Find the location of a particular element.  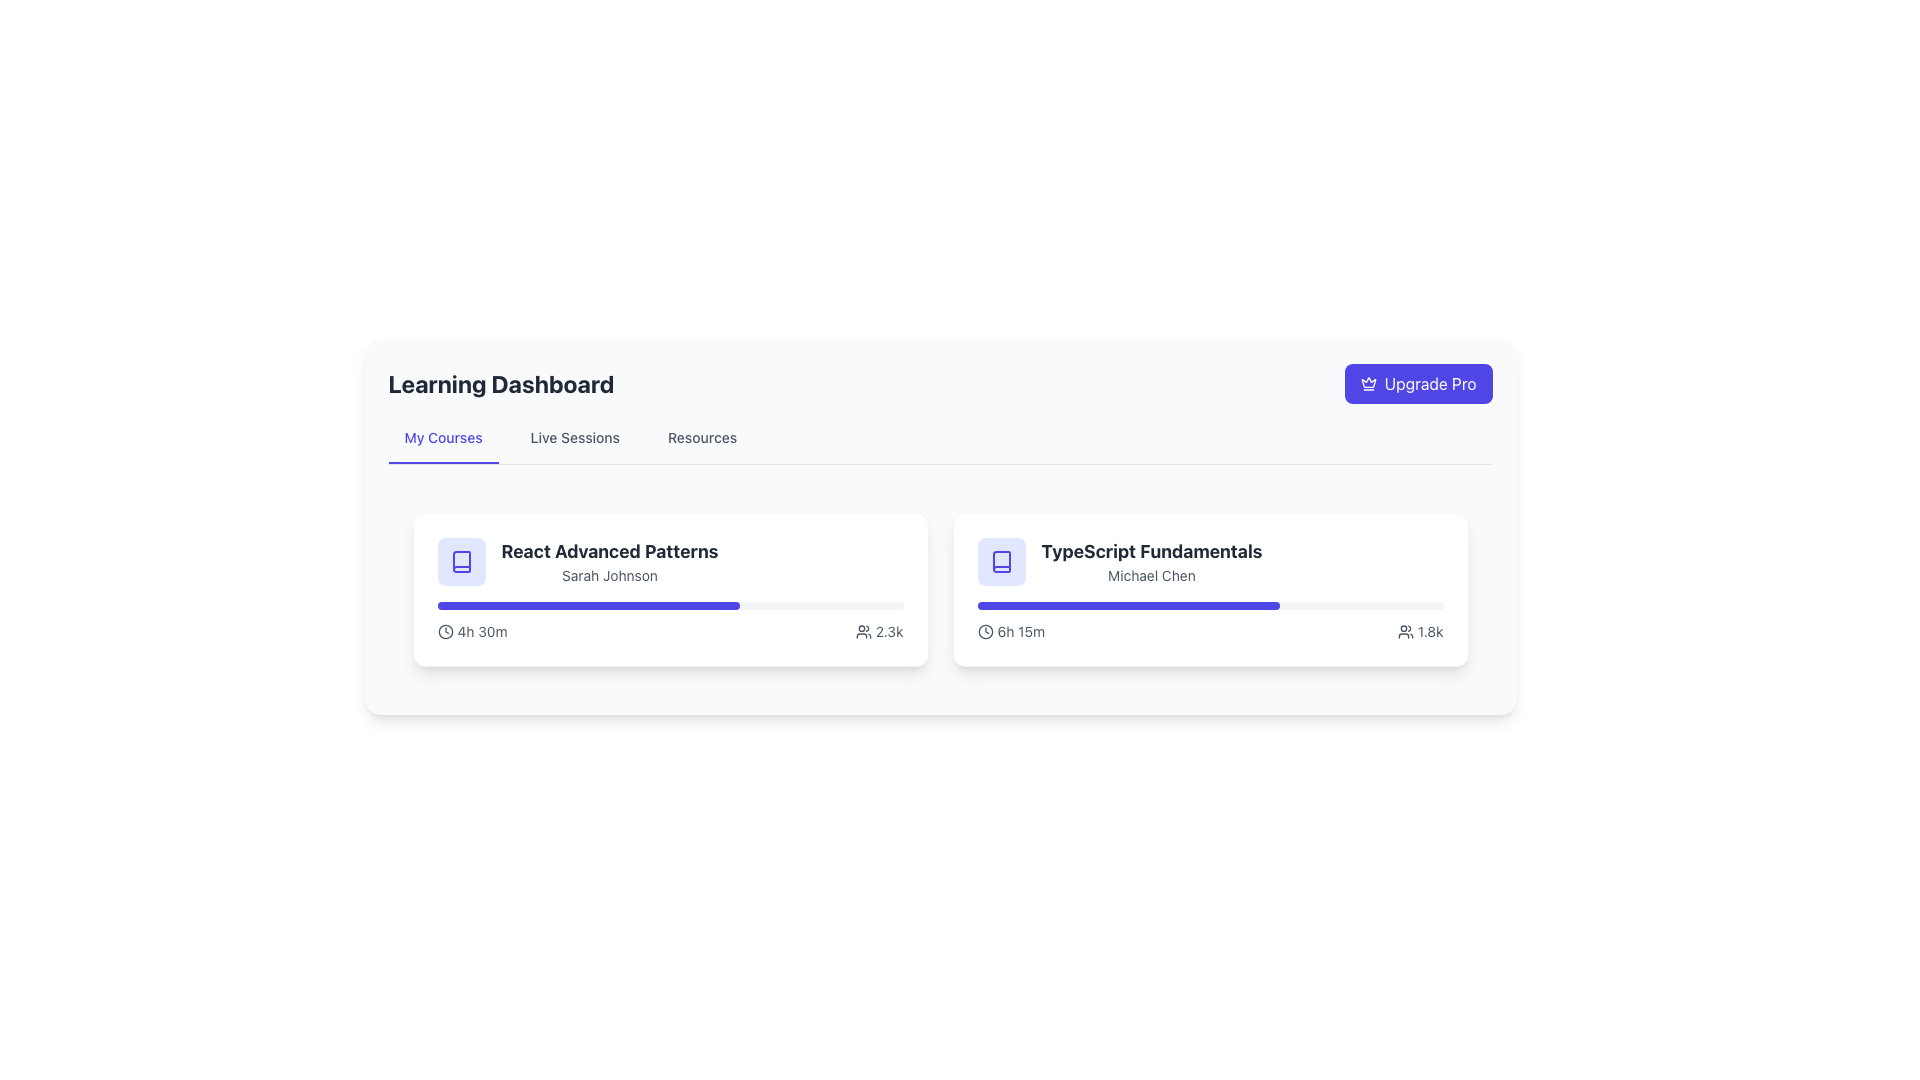

the 'My Courses' navigation link is located at coordinates (442, 445).